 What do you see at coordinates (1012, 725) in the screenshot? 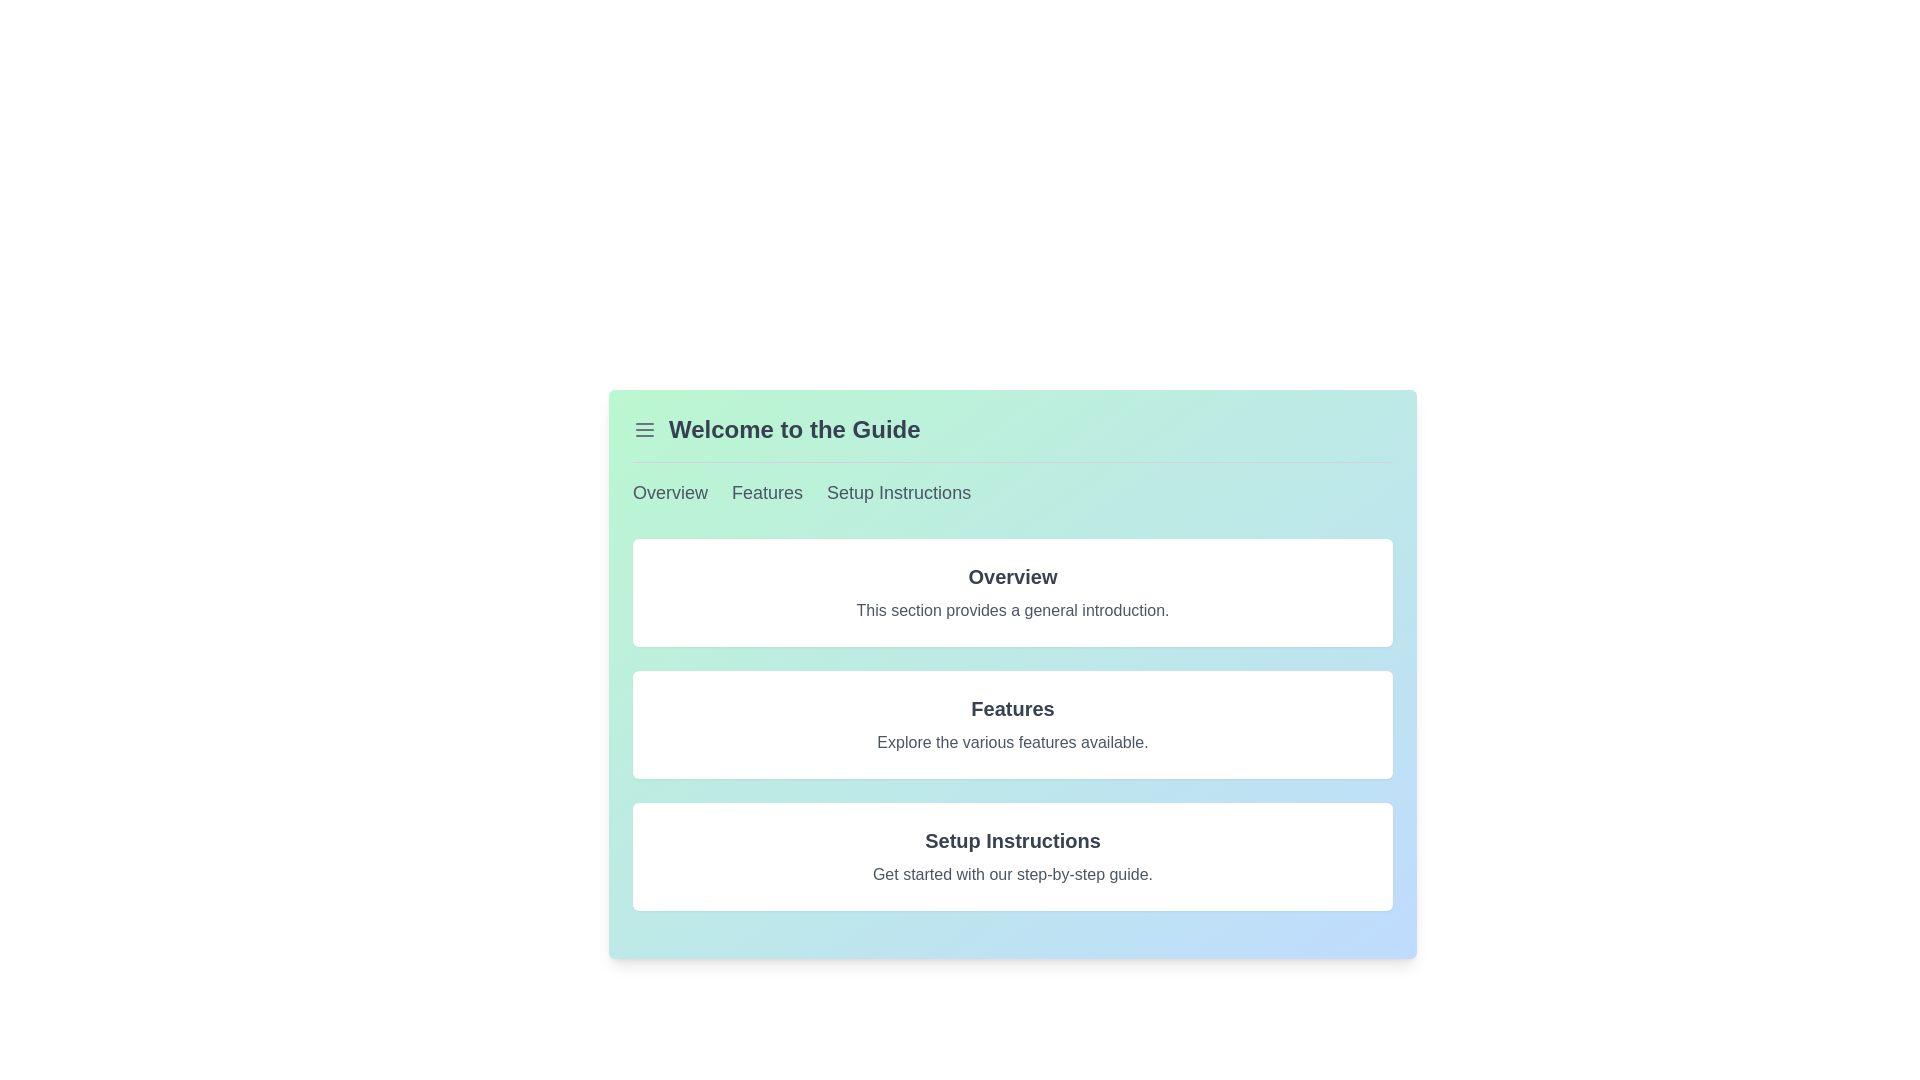
I see `text content of the Information block, which is the second item in the vertical stack, located between 'Overview' and 'Setup Instructions' in the 'Welcome to the Guide' section` at bounding box center [1012, 725].